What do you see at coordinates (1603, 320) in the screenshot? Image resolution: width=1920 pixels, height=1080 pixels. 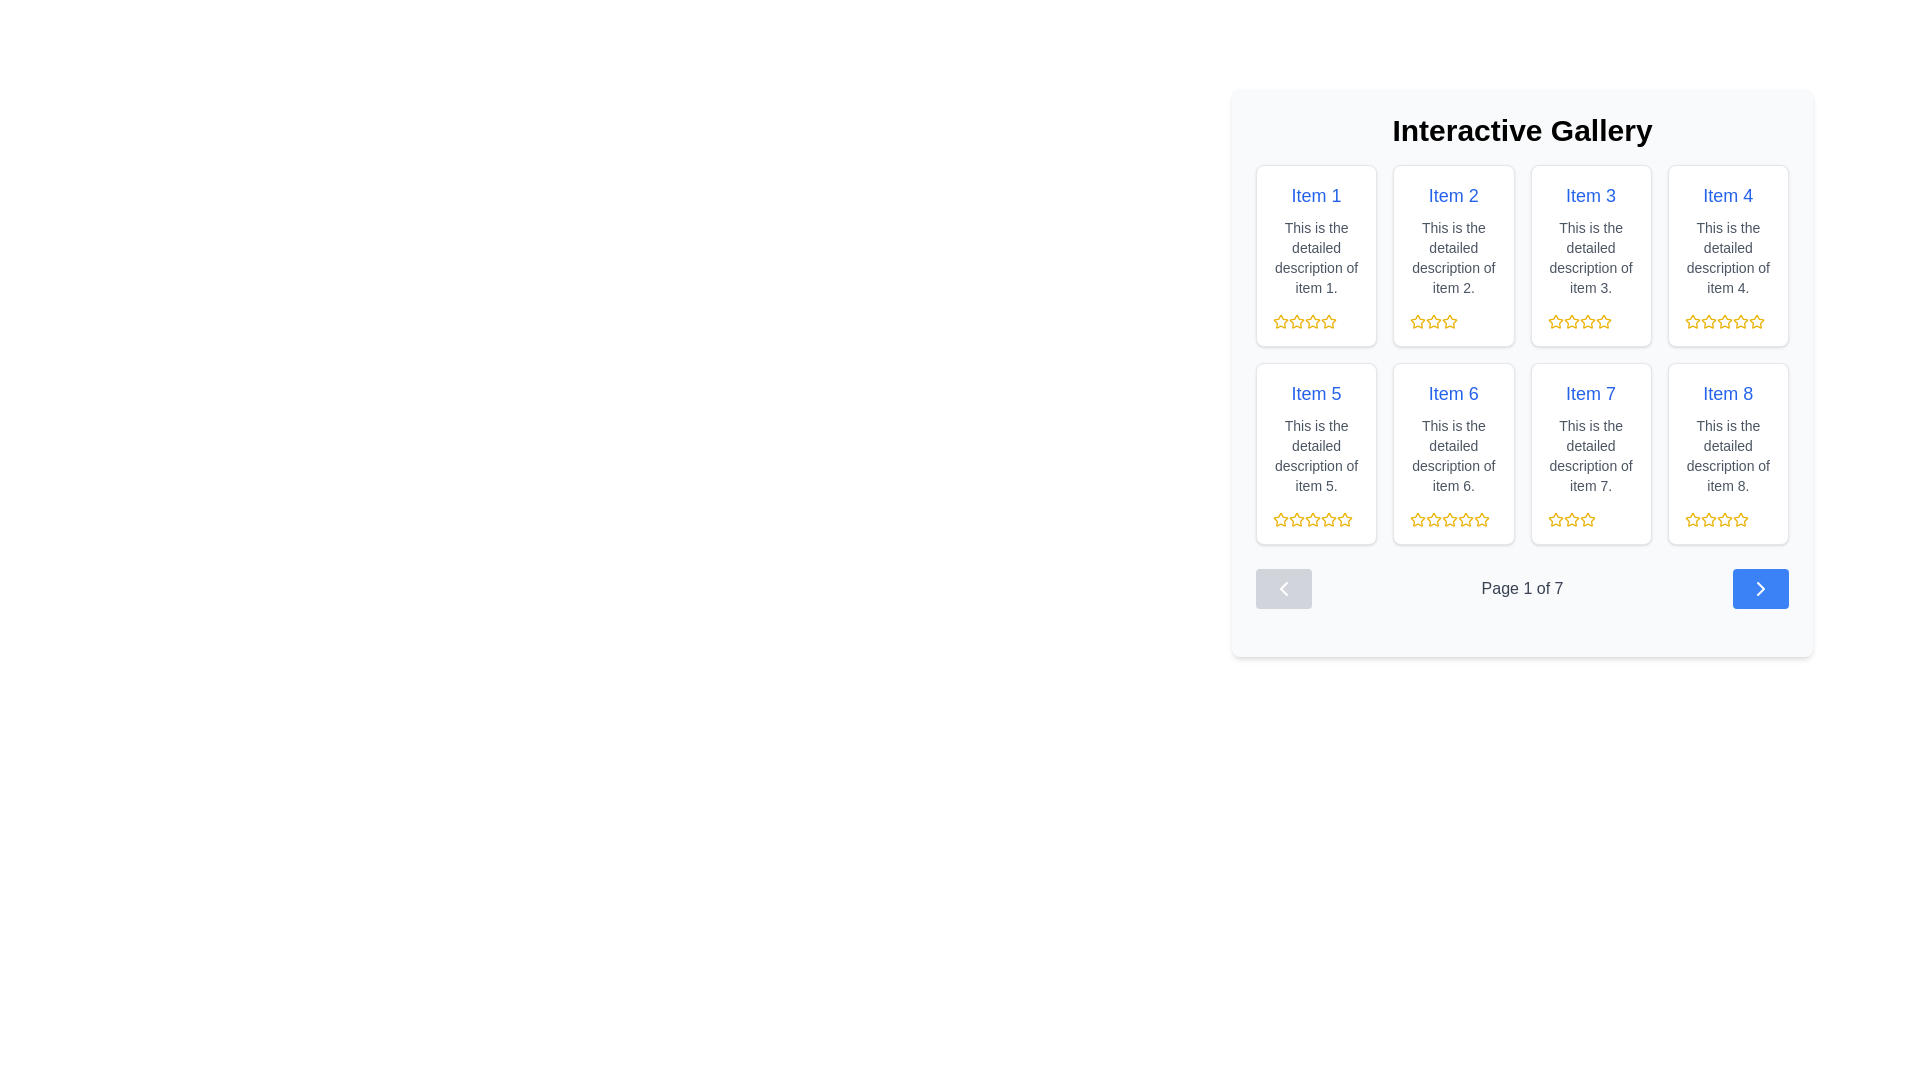 I see `the rating star icon for Item 3 in the first row and third column of the grid layout` at bounding box center [1603, 320].